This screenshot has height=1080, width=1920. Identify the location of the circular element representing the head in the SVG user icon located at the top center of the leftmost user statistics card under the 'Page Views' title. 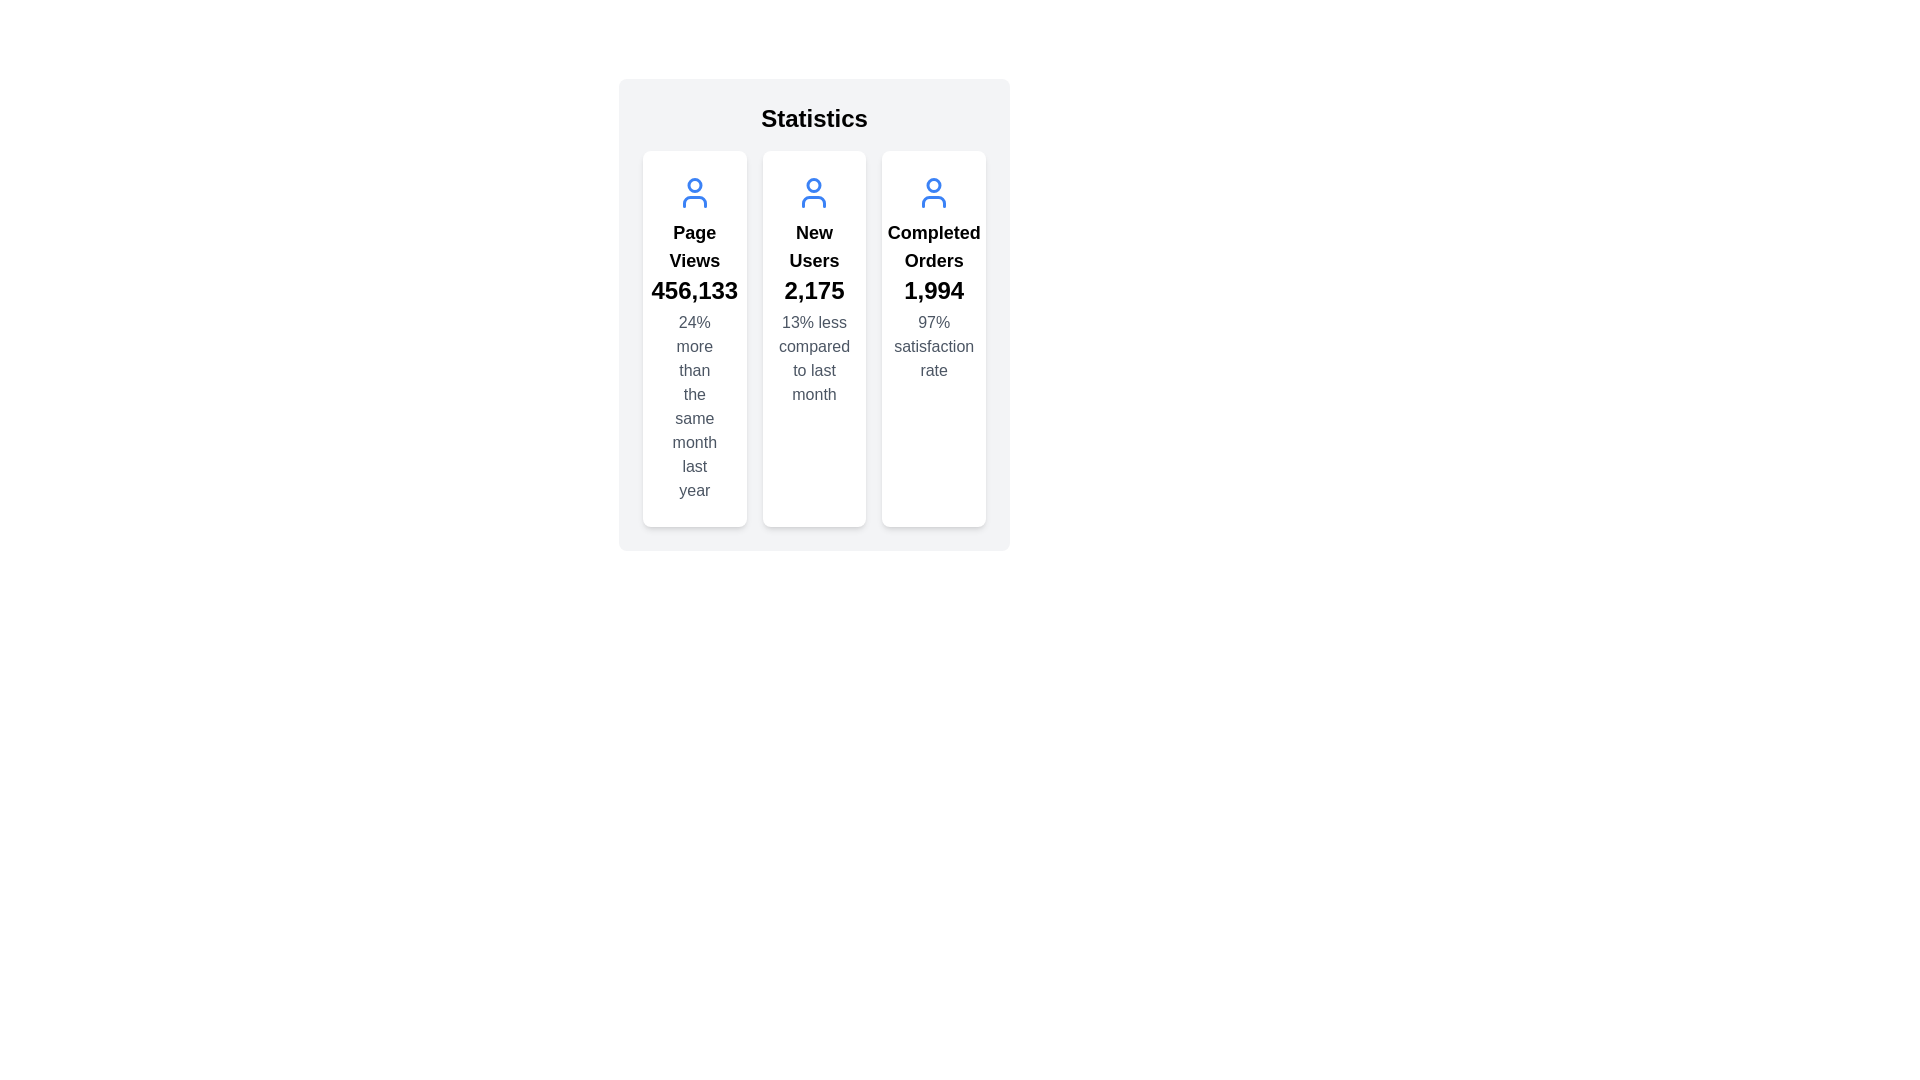
(694, 185).